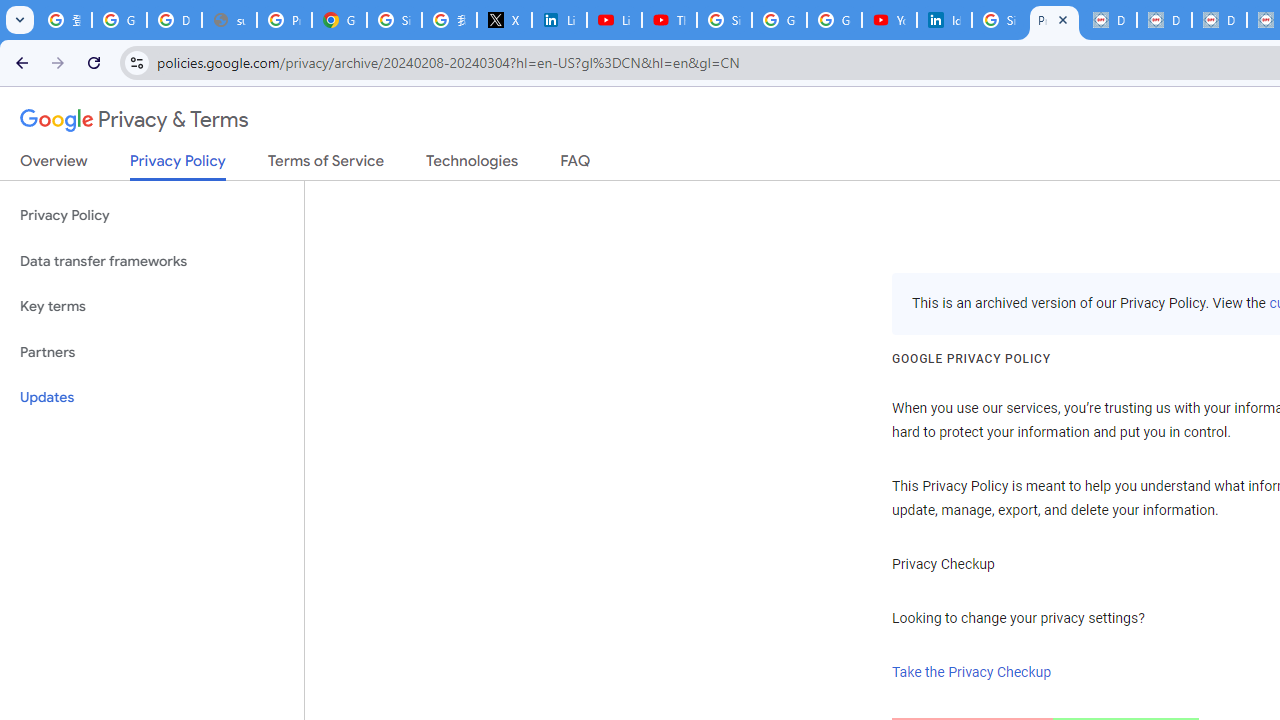 The height and width of the screenshot is (720, 1280). Describe the element at coordinates (614, 20) in the screenshot. I see `'LinkedIn - YouTube'` at that location.